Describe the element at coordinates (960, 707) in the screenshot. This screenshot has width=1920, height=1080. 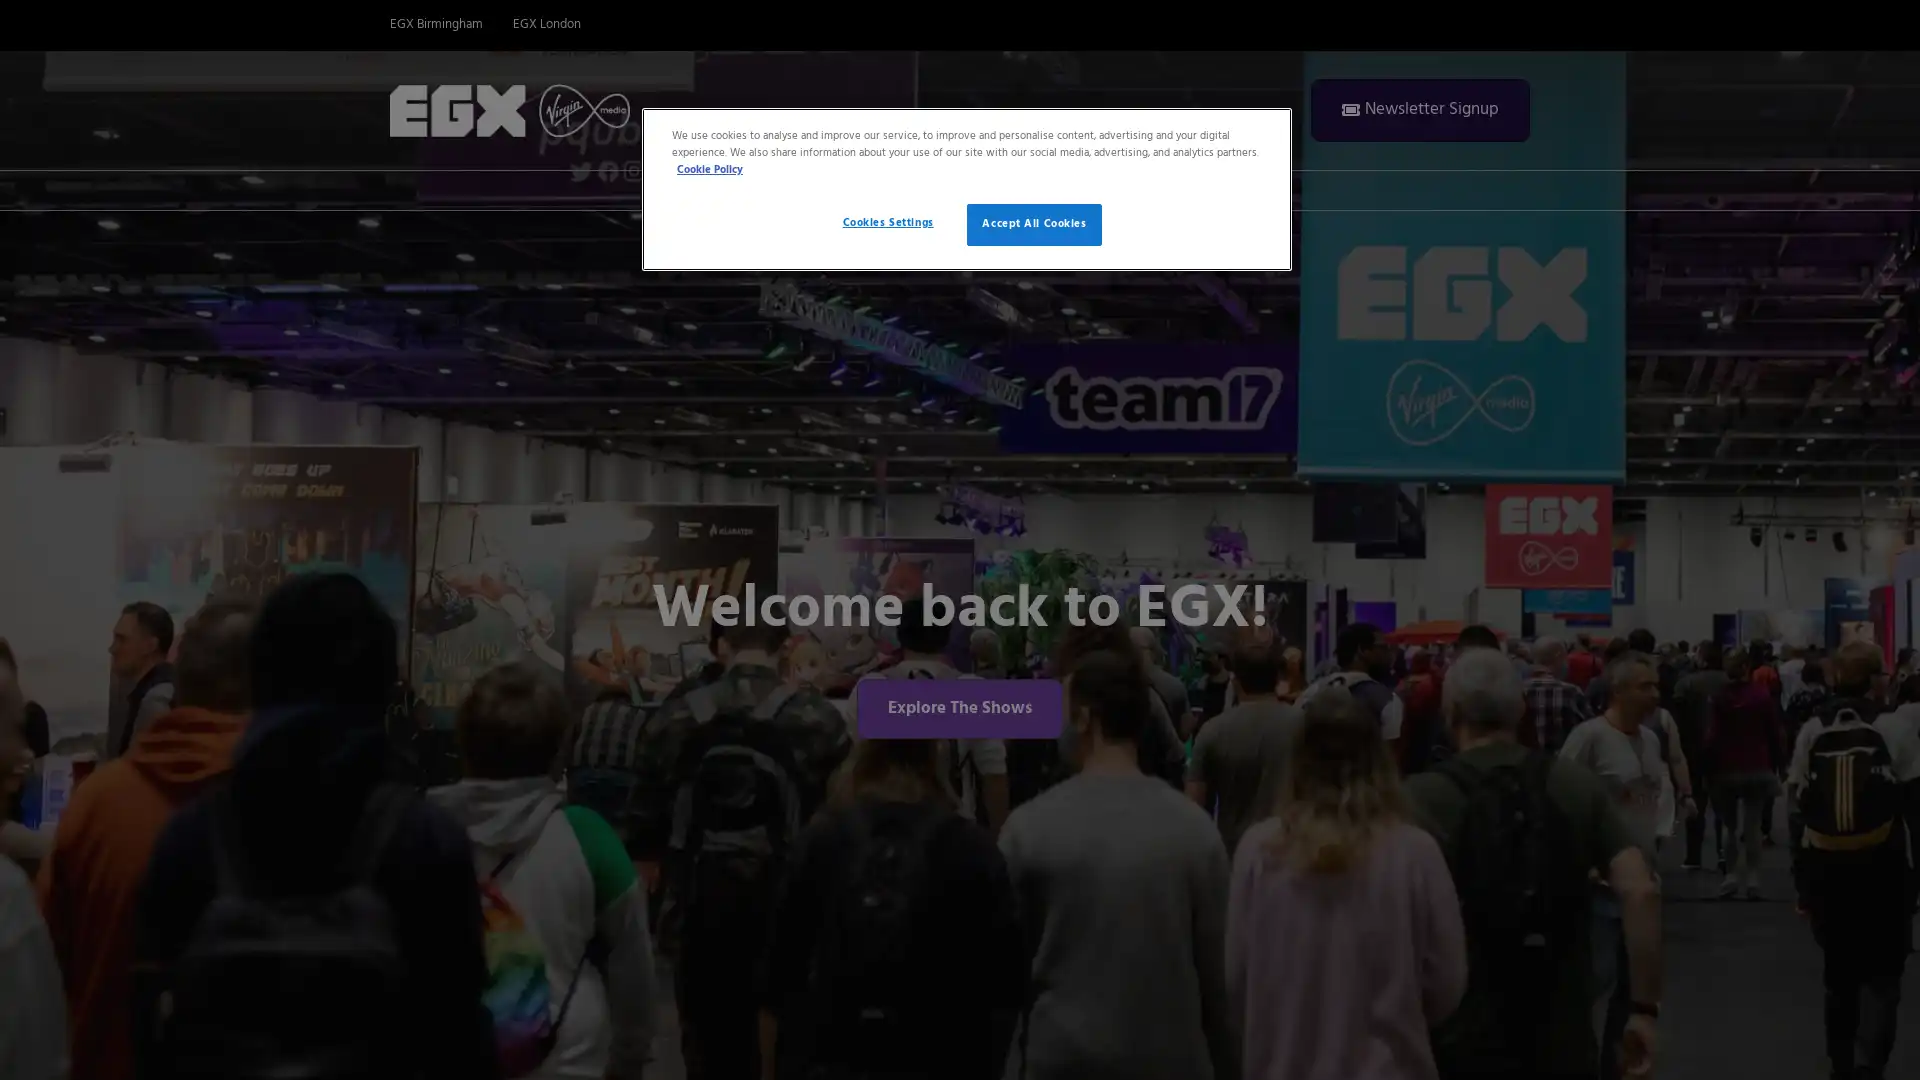
I see `Explore The Shows` at that location.